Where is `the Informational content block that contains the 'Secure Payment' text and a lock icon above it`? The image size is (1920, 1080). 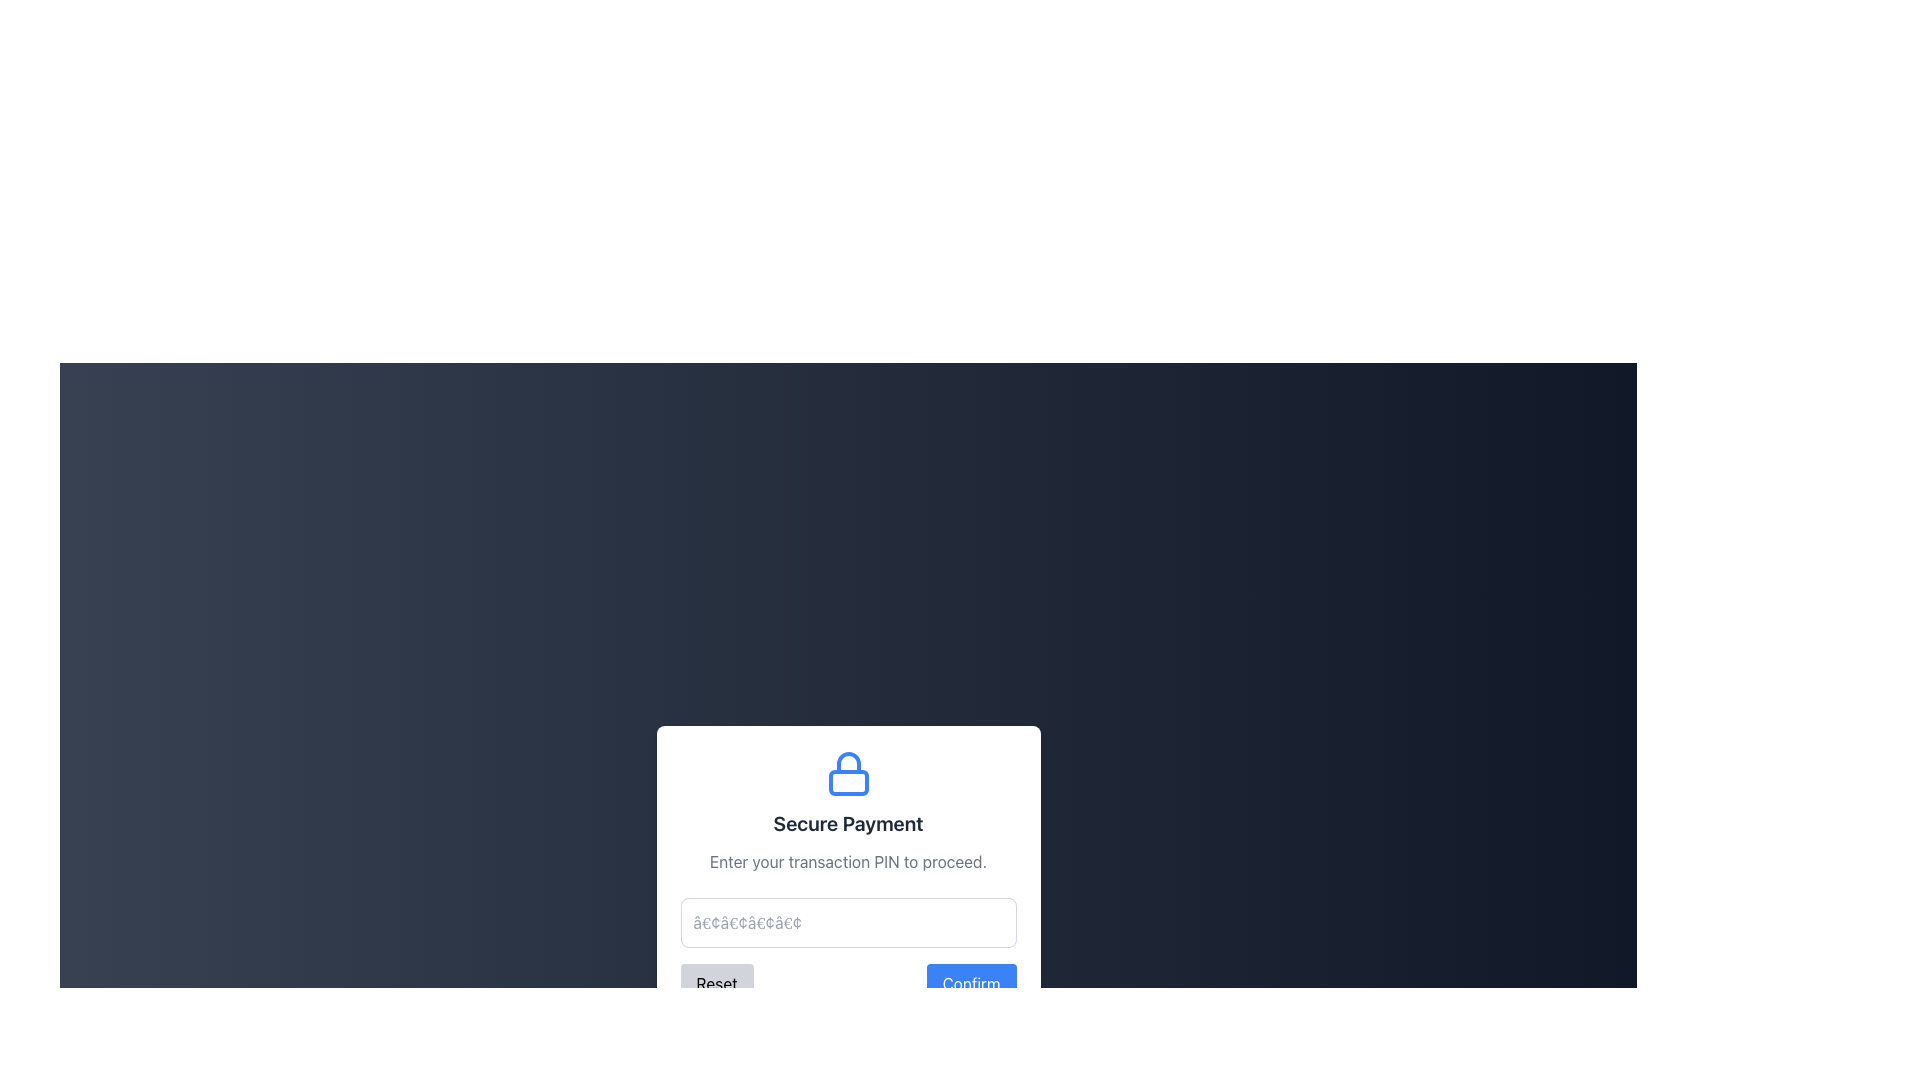
the Informational content block that contains the 'Secure Payment' text and a lock icon above it is located at coordinates (848, 812).